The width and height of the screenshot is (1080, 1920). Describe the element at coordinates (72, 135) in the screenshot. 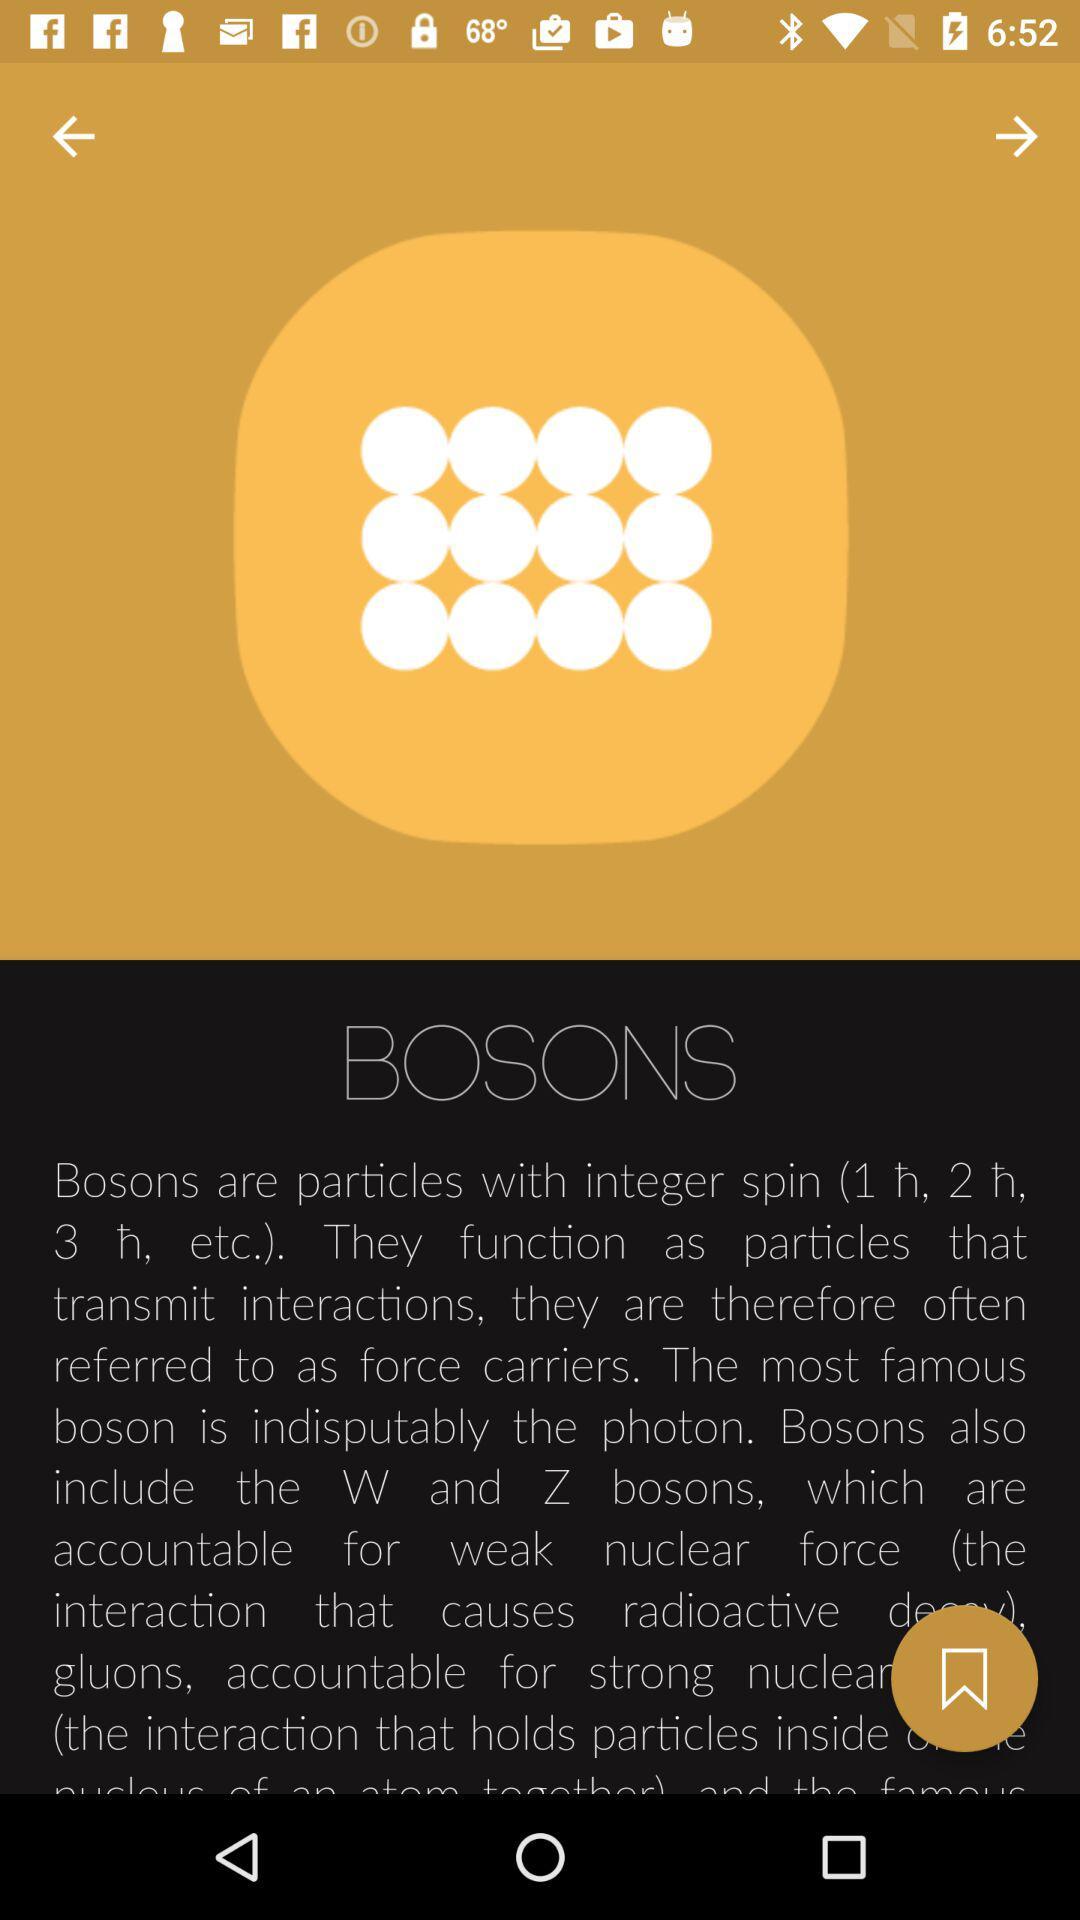

I see `previous` at that location.